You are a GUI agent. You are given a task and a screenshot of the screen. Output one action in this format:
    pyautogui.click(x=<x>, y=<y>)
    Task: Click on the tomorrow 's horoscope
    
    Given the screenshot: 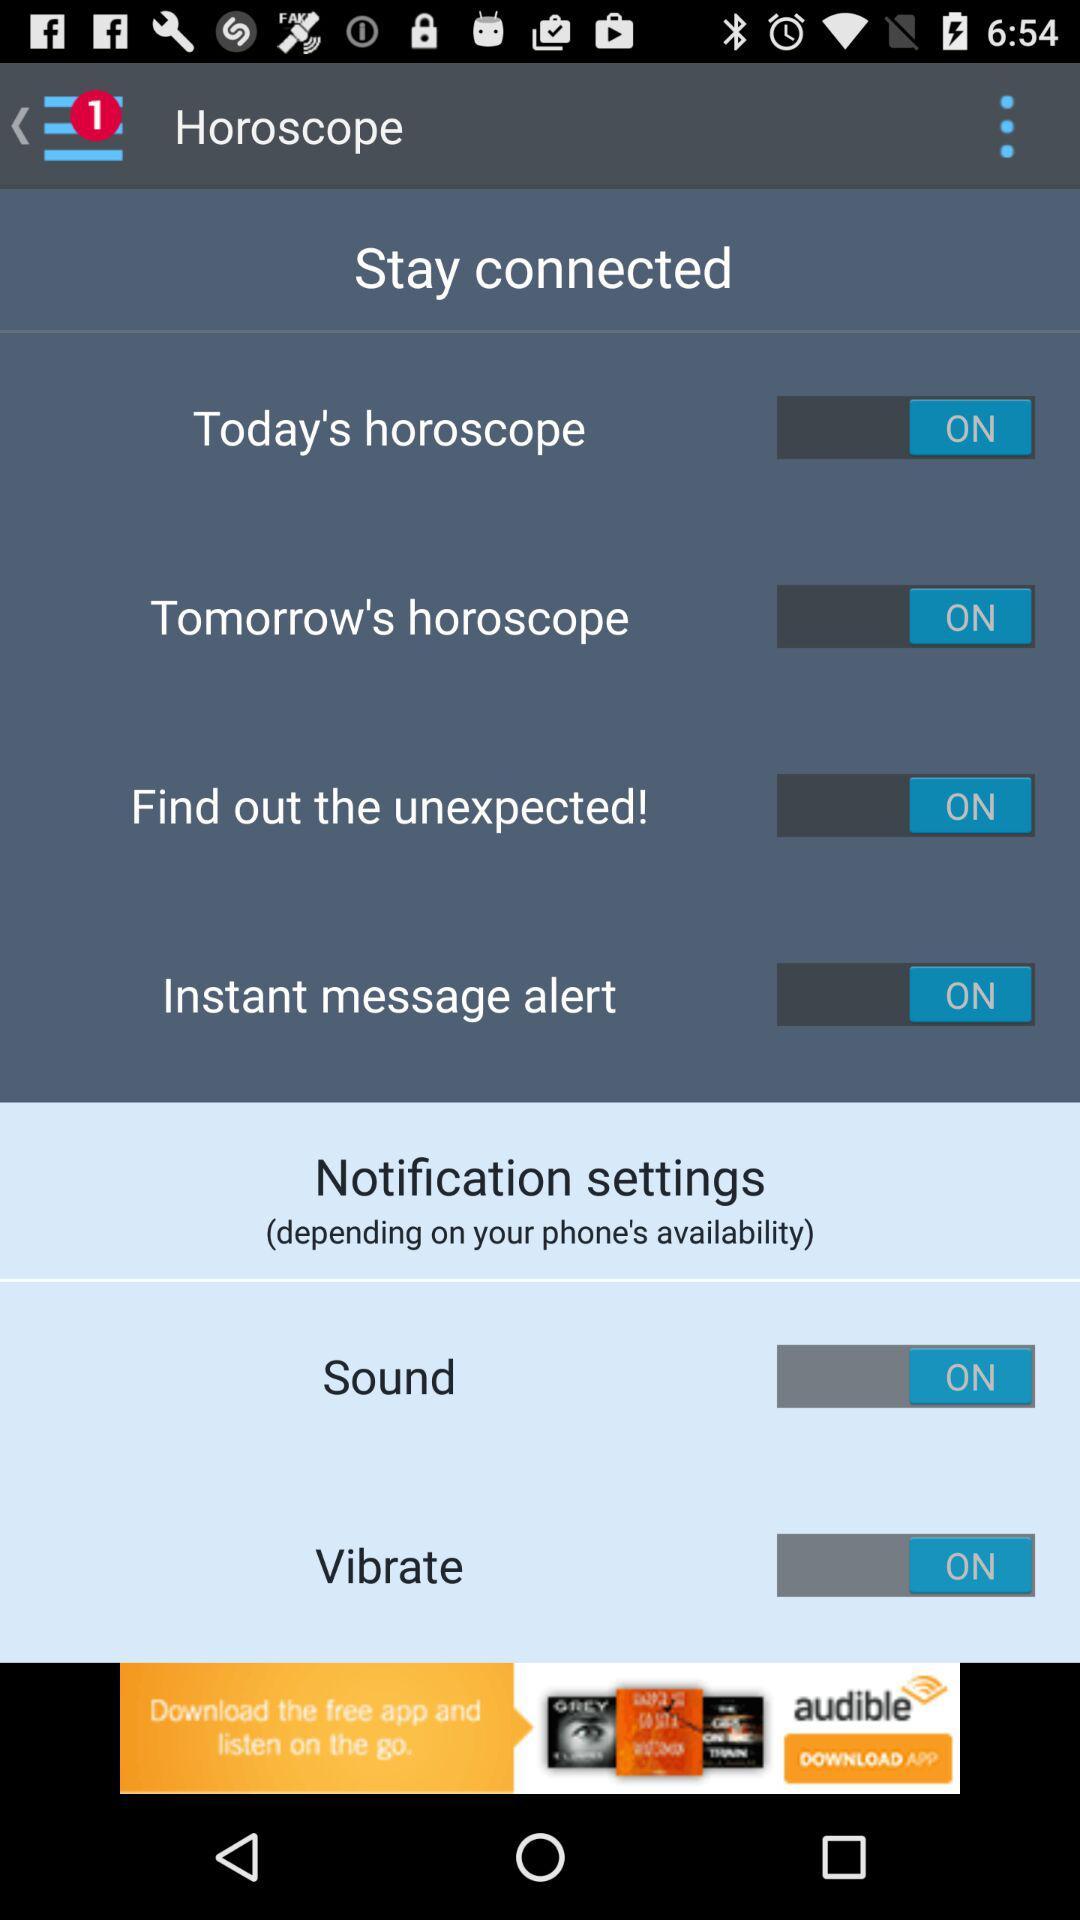 What is the action you would take?
    pyautogui.click(x=906, y=615)
    